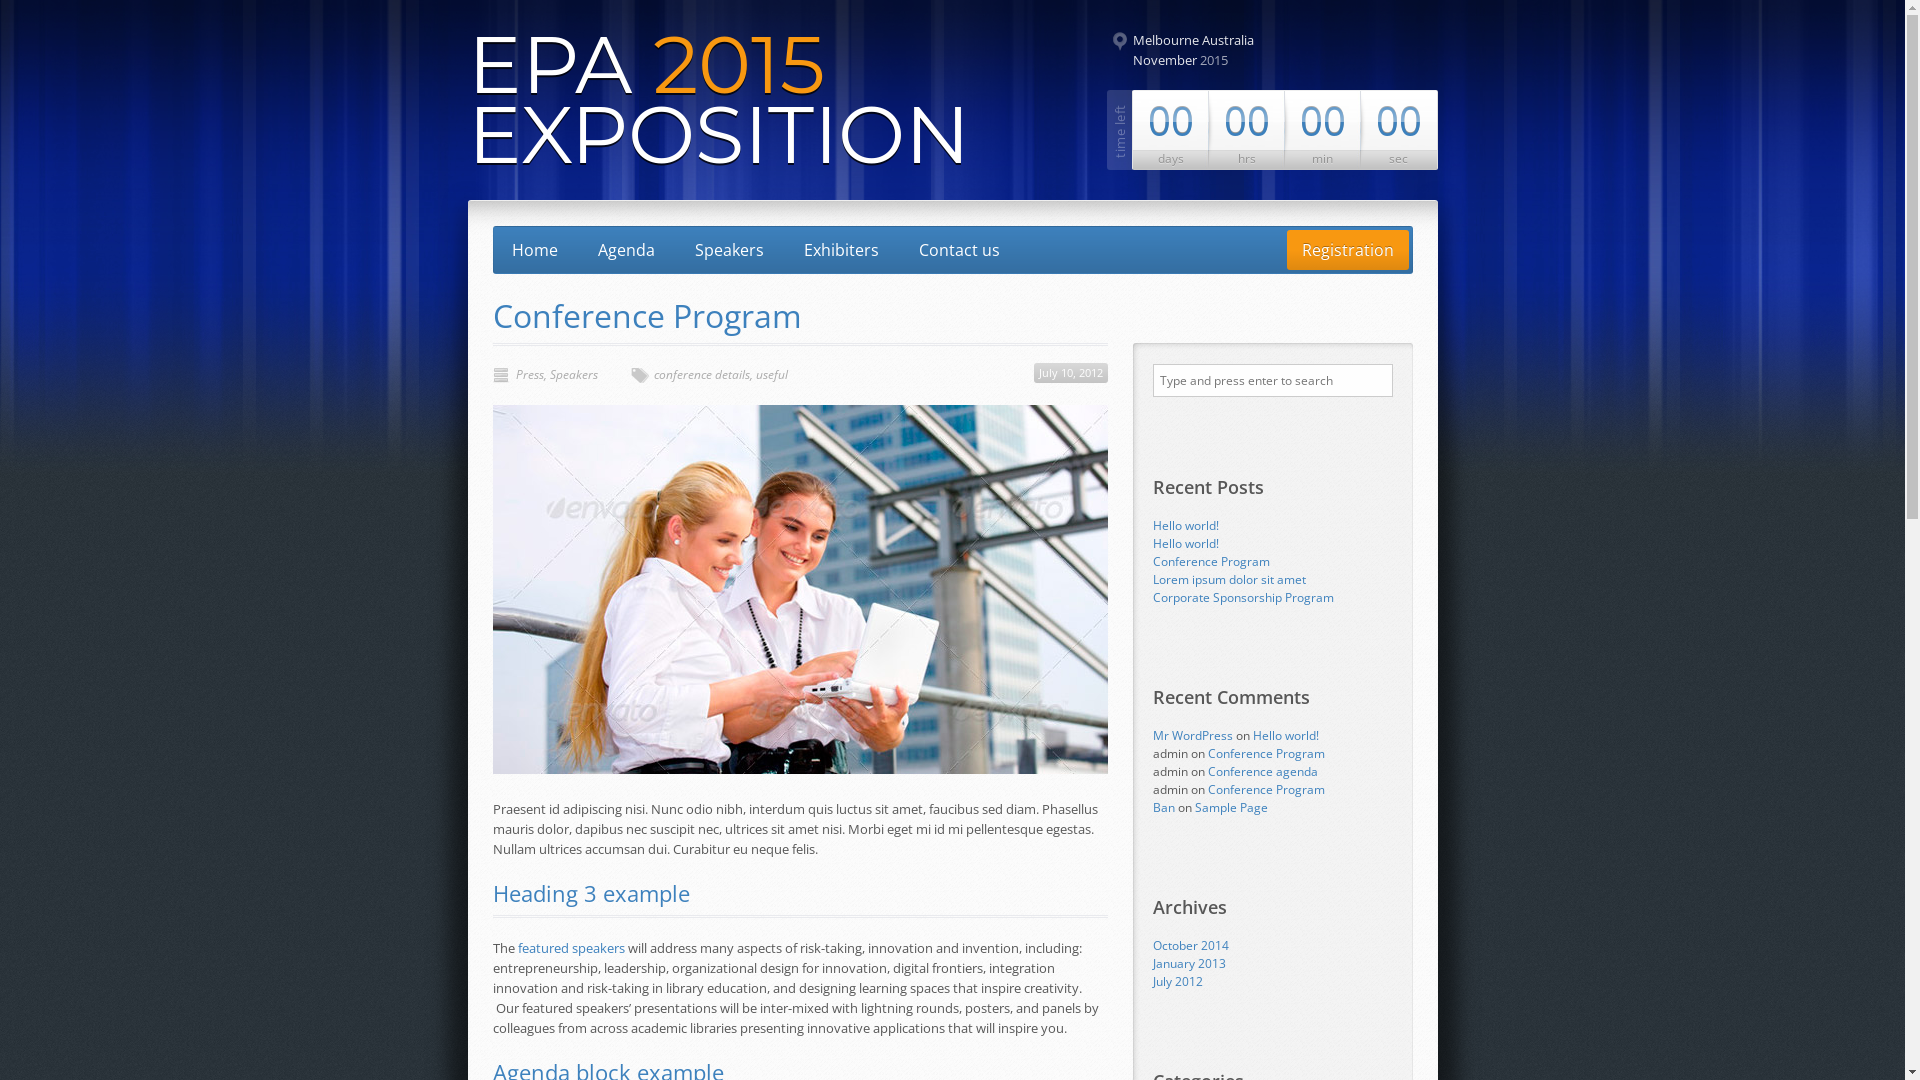 The width and height of the screenshot is (1920, 1080). I want to click on 'July 2012', so click(1176, 980).